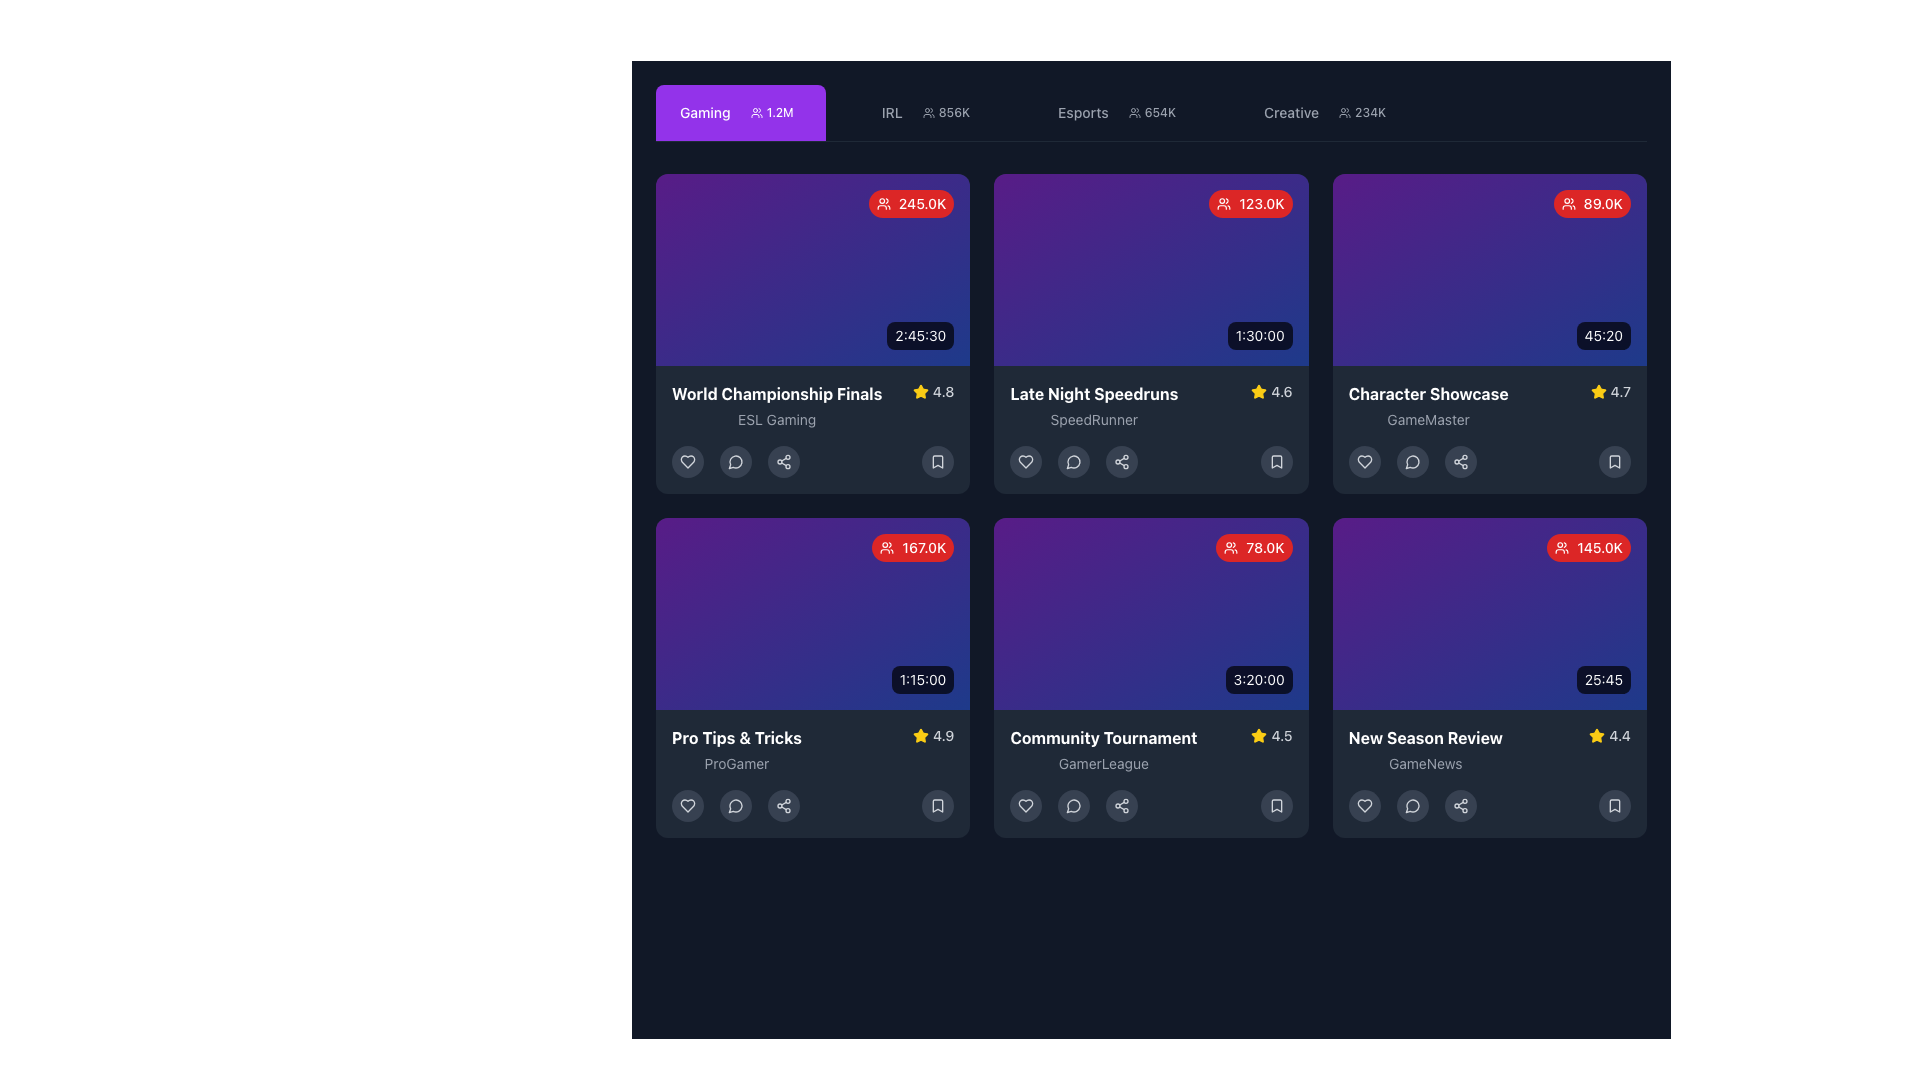 This screenshot has width=1920, height=1080. What do you see at coordinates (1424, 737) in the screenshot?
I see `the text label displaying 'New Season Review' in bold white font located in the bottom-right card, above the 'GameNews' label and to the left of the star rating indicator` at bounding box center [1424, 737].